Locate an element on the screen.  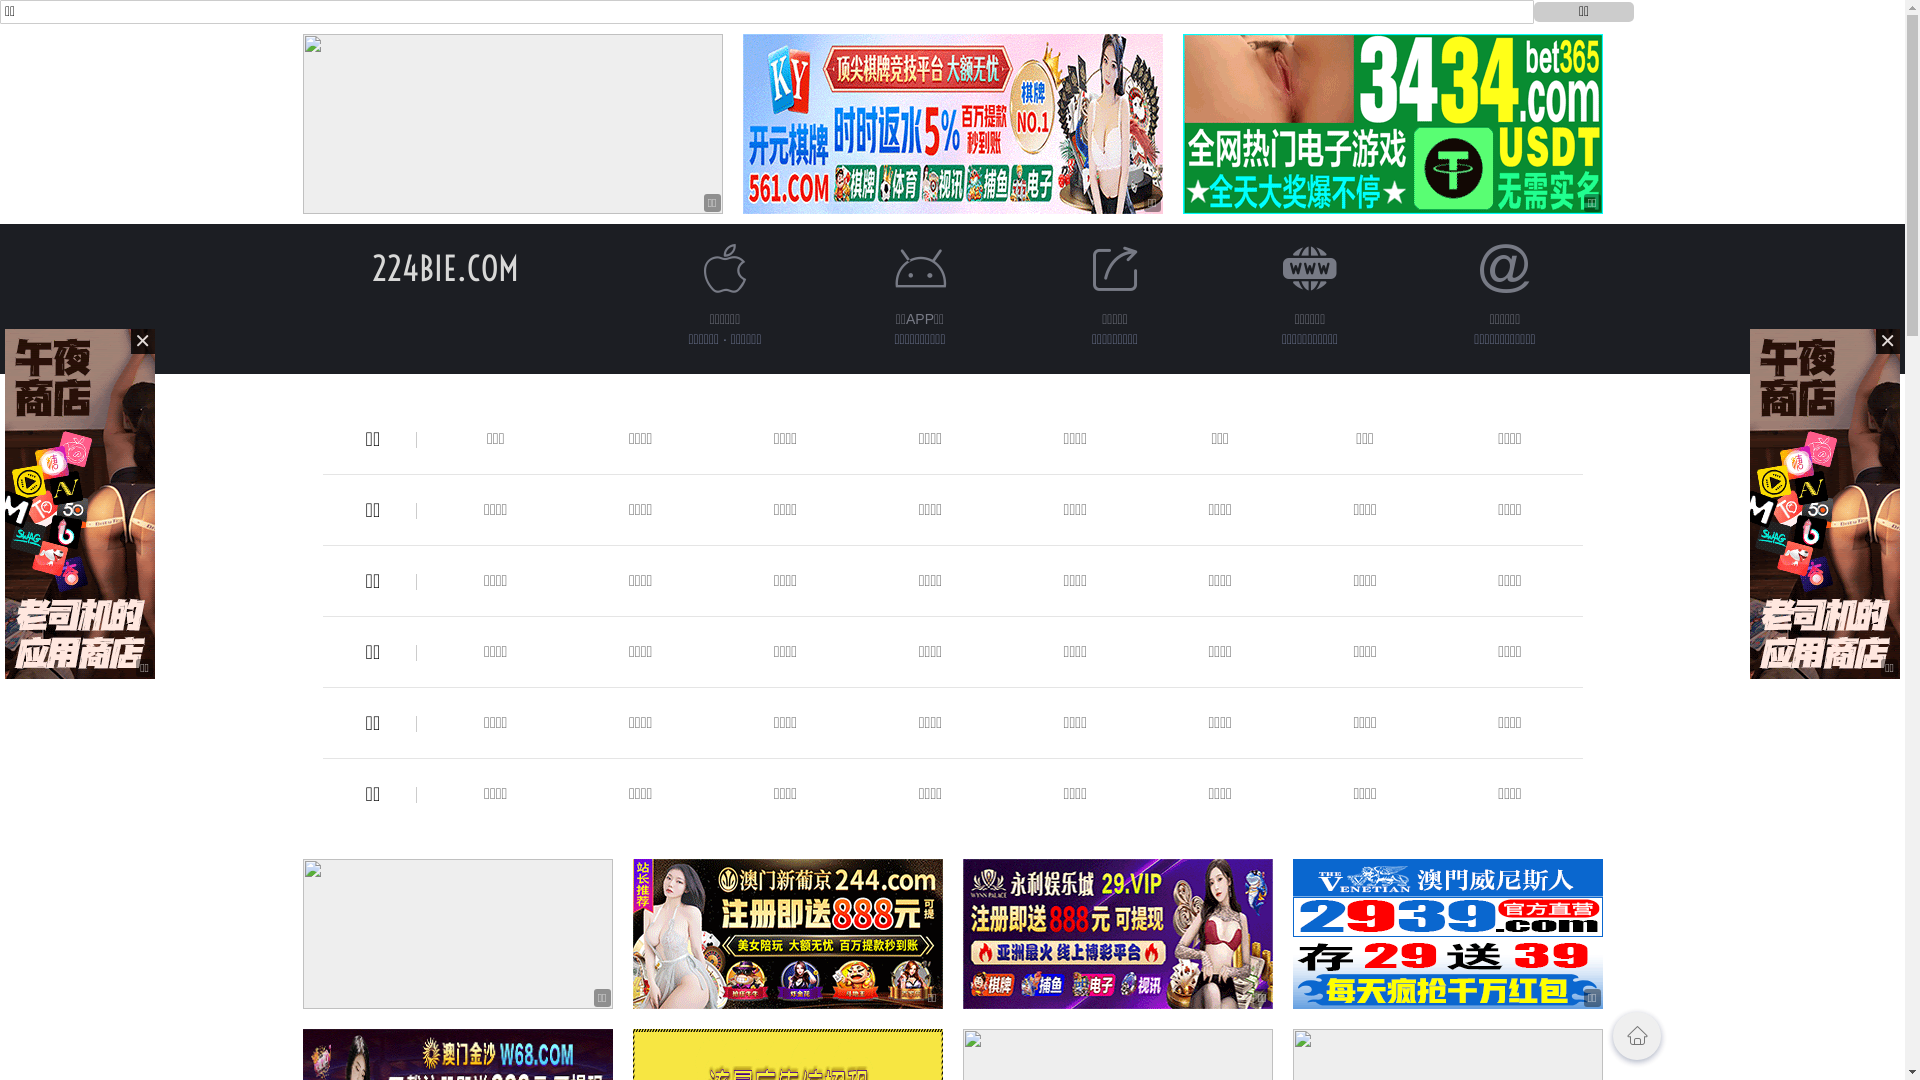
'224BIE.COM' is located at coordinates (444, 267).